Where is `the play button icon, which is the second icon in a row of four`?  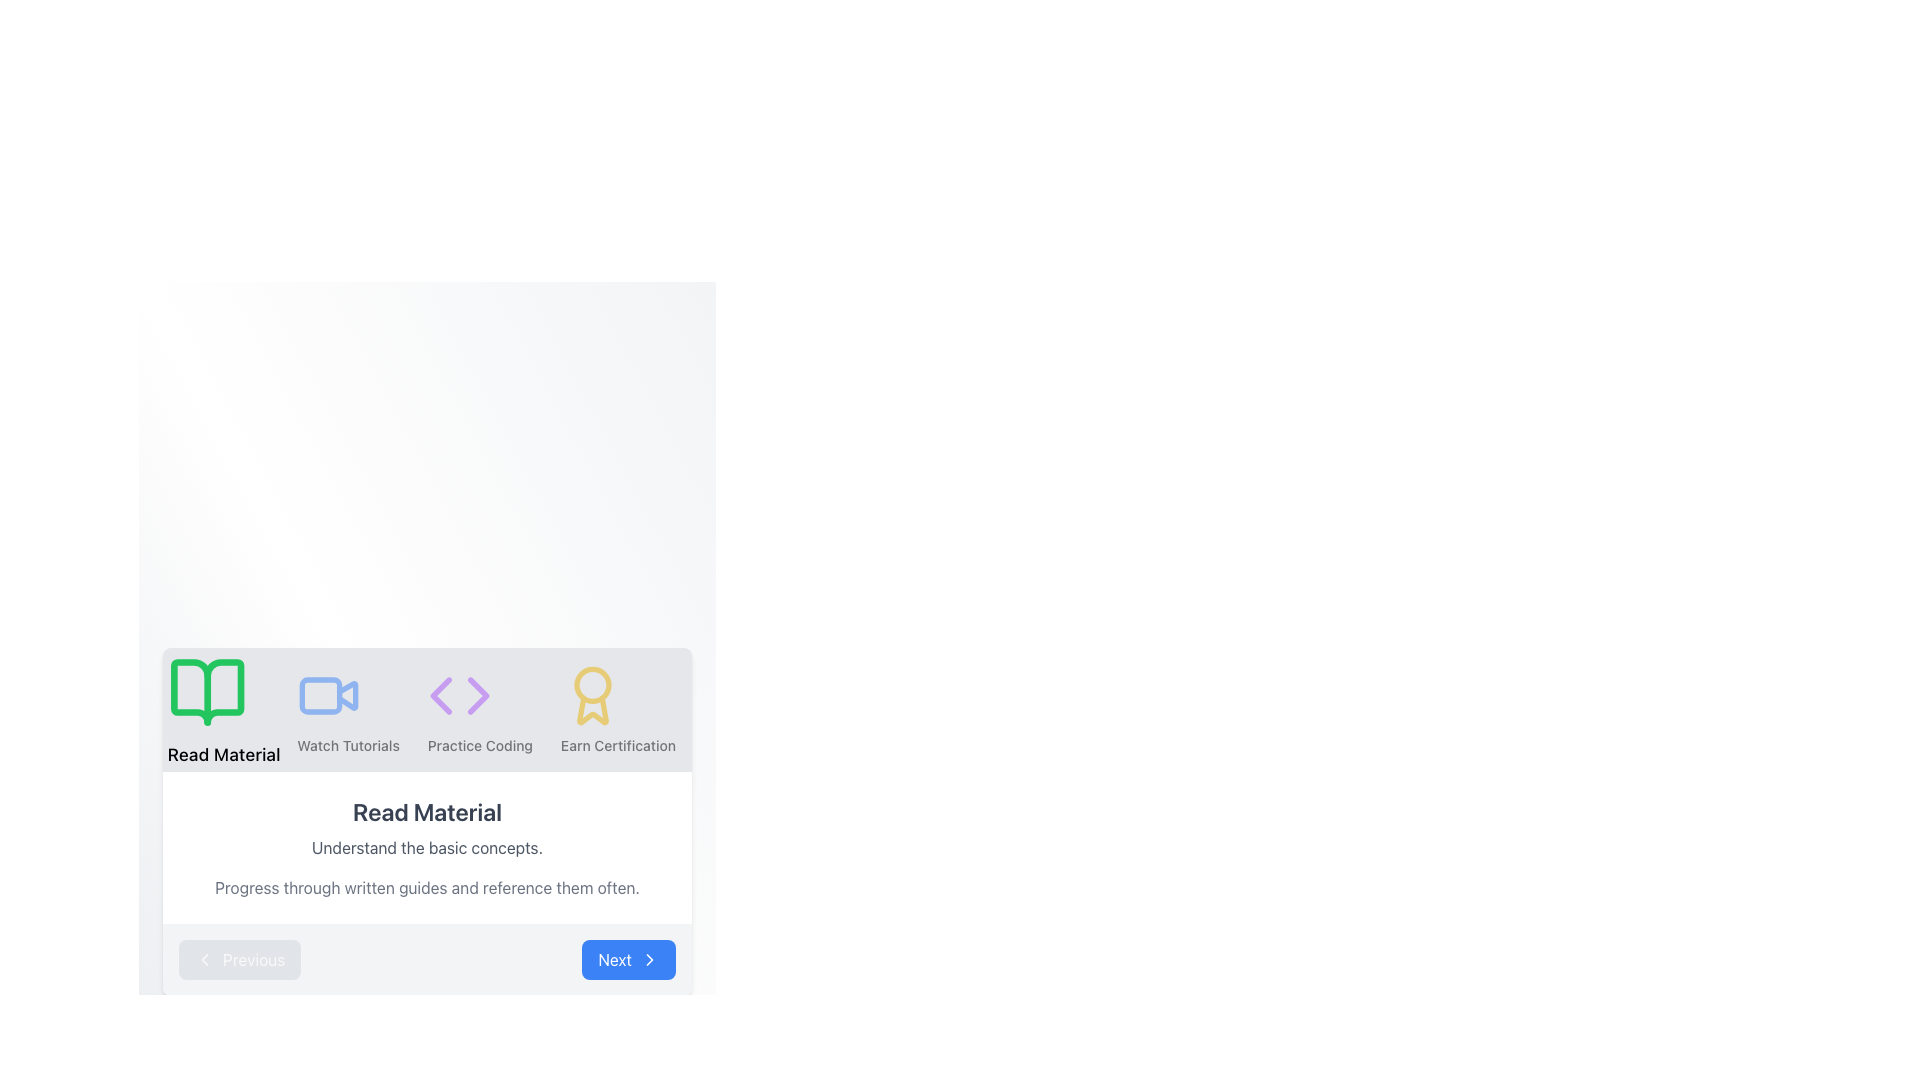
the play button icon, which is the second icon in a row of four is located at coordinates (347, 694).